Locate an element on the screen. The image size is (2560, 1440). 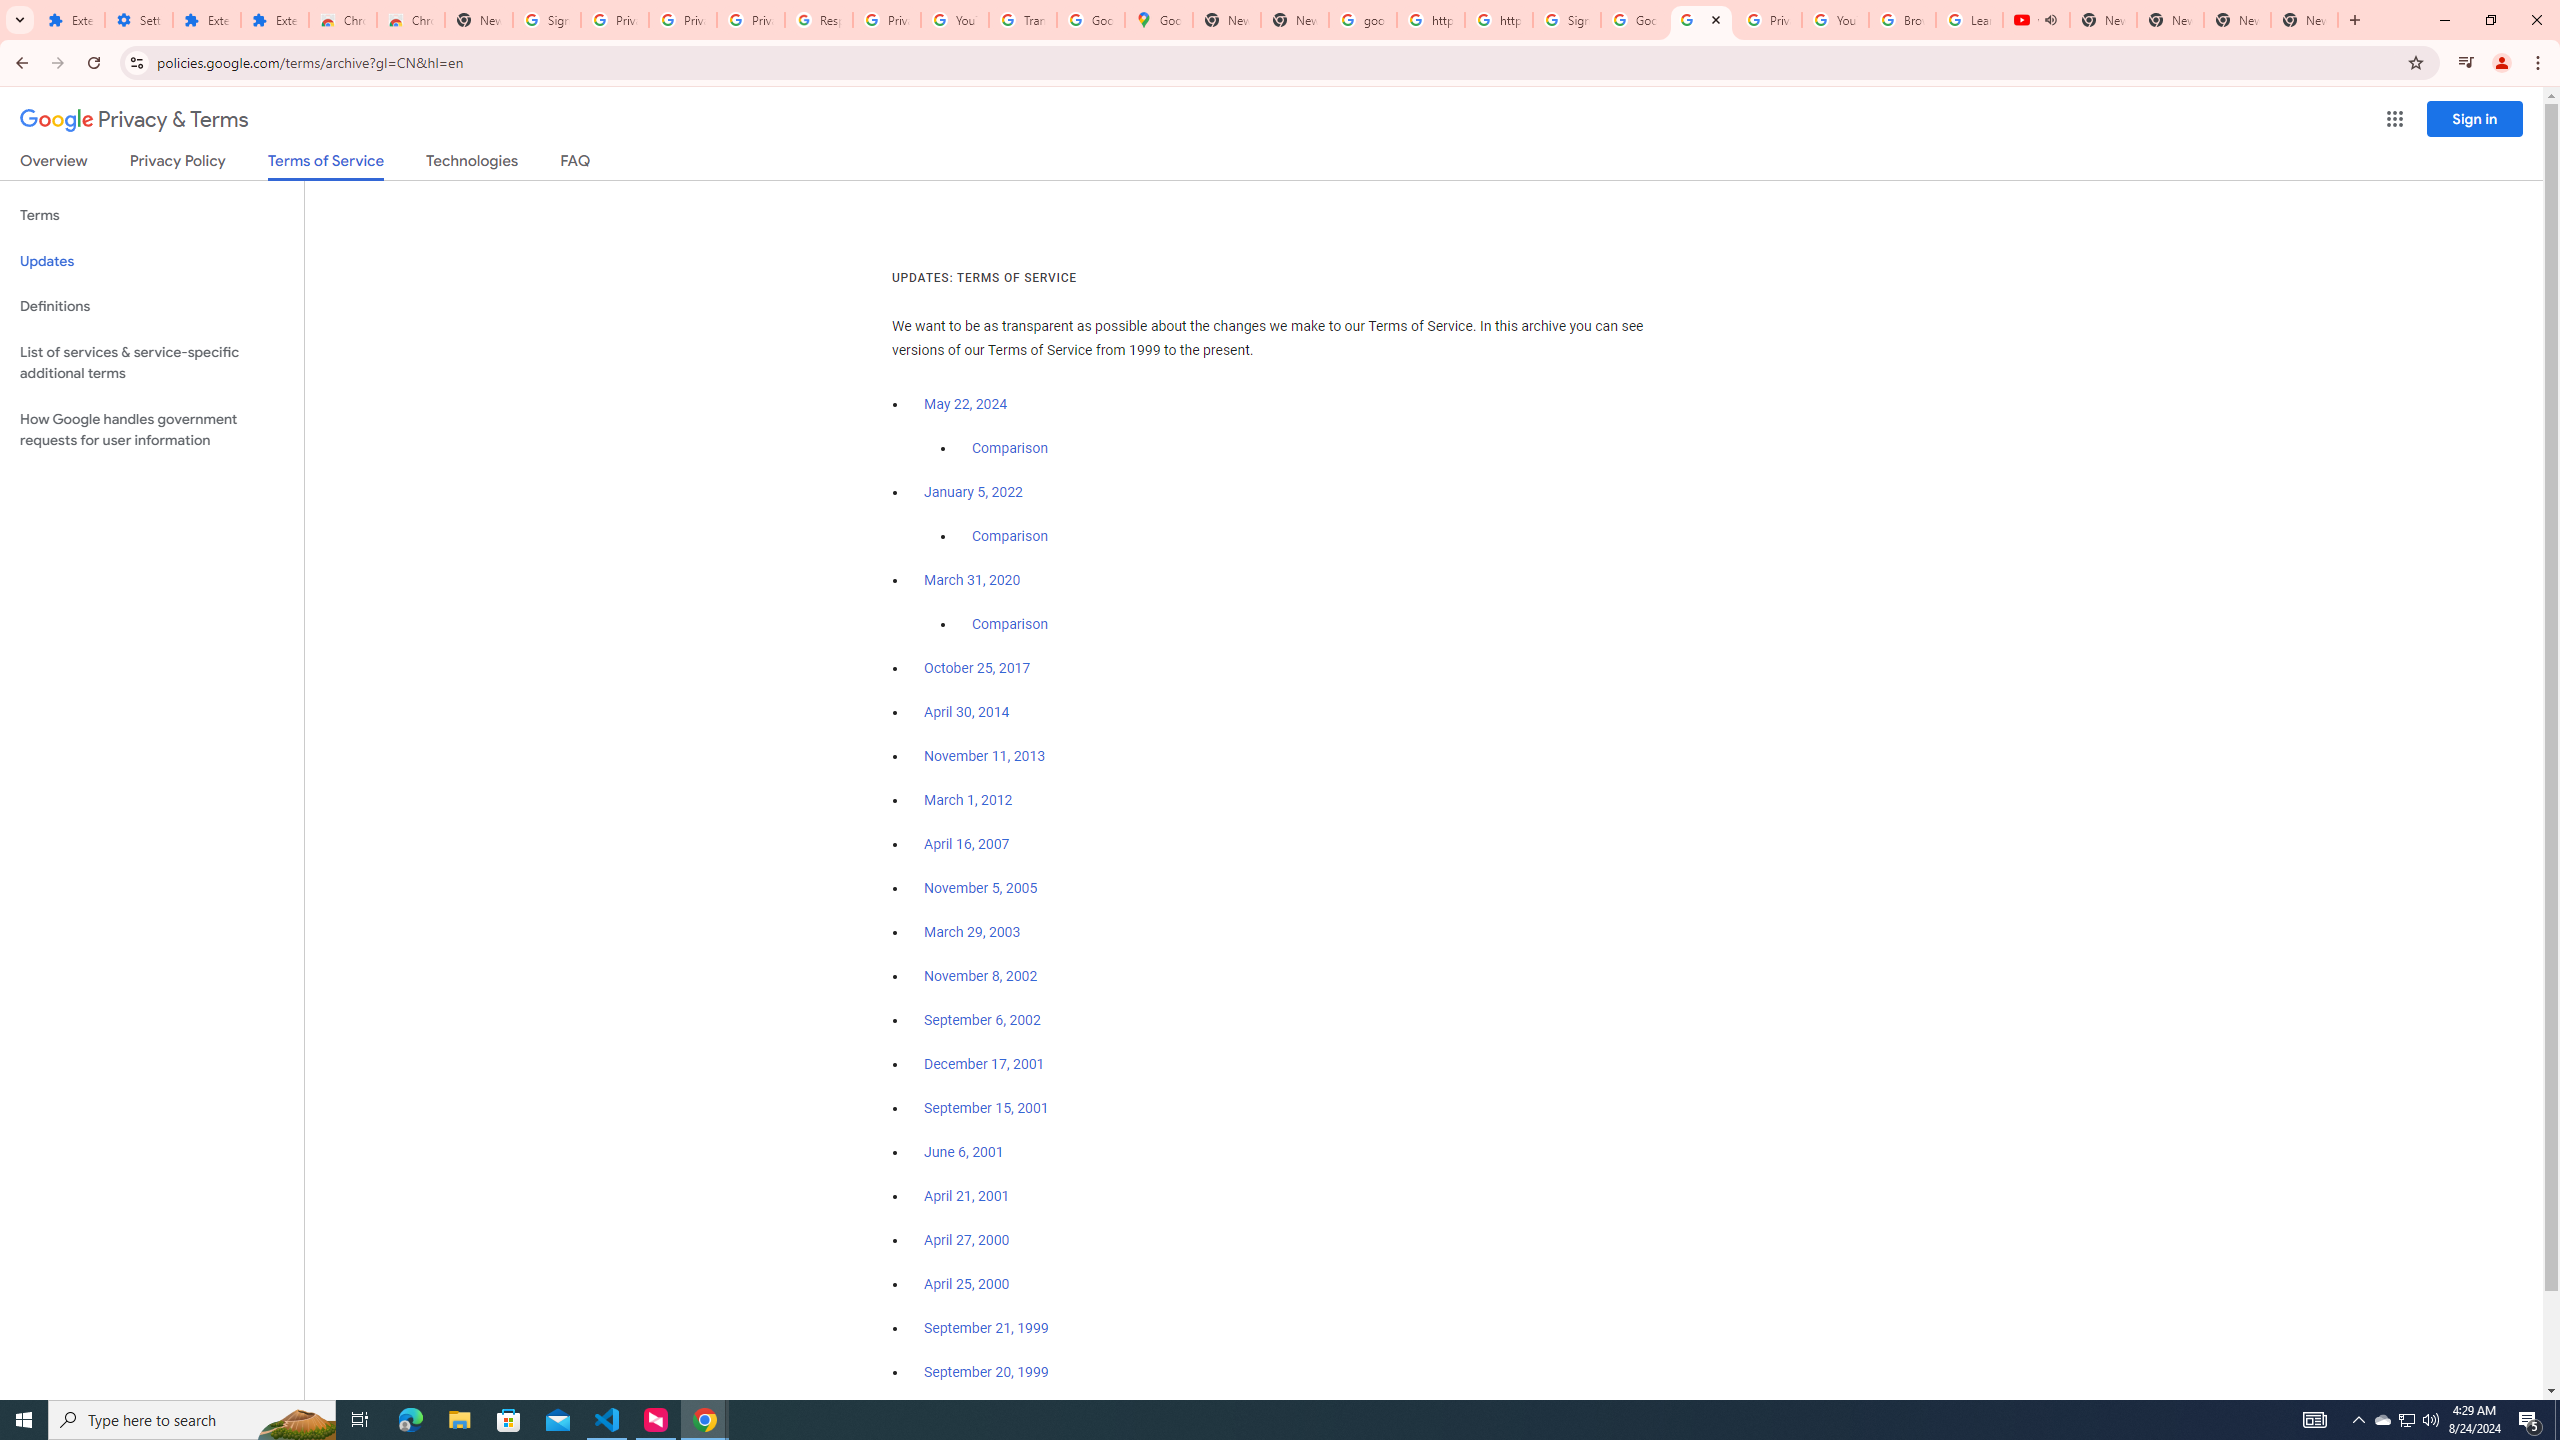
'How Google handles government requests for user information' is located at coordinates (151, 428).